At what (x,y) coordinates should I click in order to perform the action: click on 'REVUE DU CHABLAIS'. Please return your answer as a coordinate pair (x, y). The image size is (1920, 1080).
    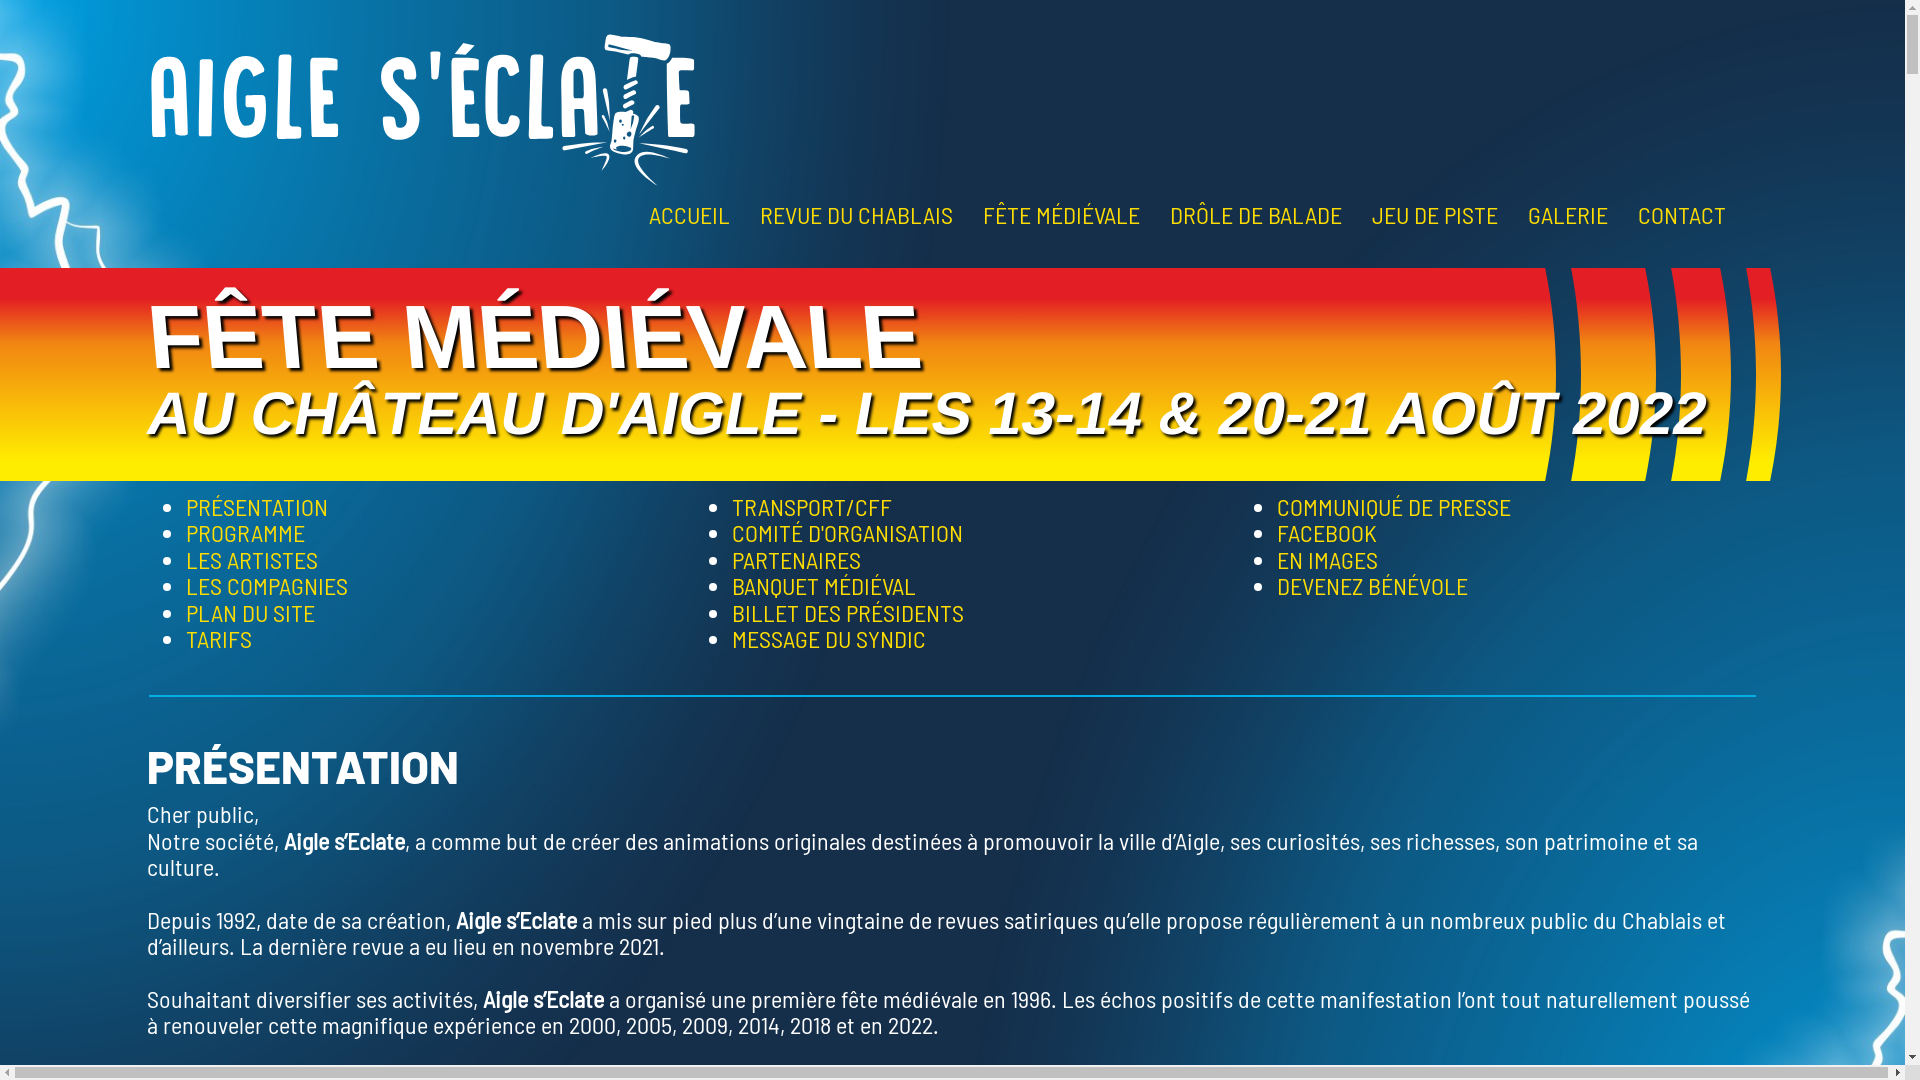
    Looking at the image, I should click on (856, 214).